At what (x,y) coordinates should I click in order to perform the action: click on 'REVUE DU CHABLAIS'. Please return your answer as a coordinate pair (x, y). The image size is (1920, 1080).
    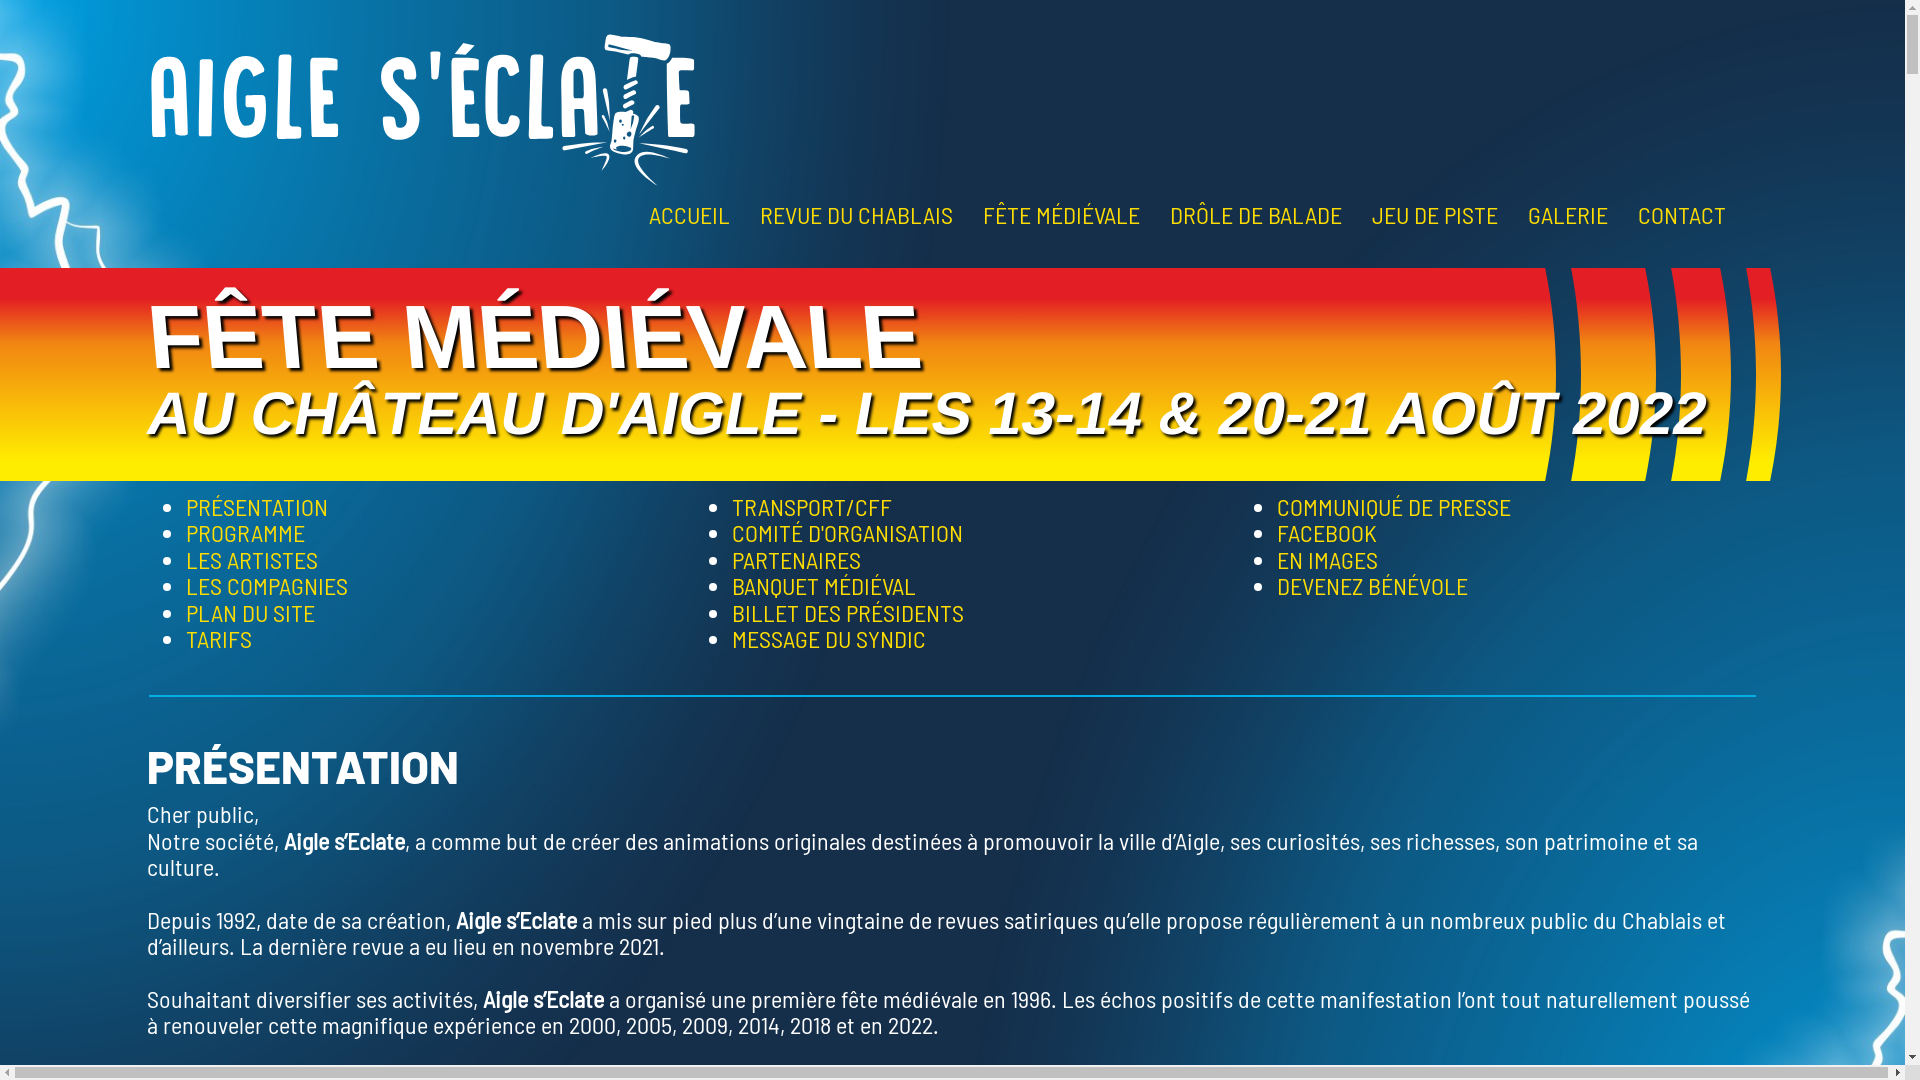
    Looking at the image, I should click on (856, 214).